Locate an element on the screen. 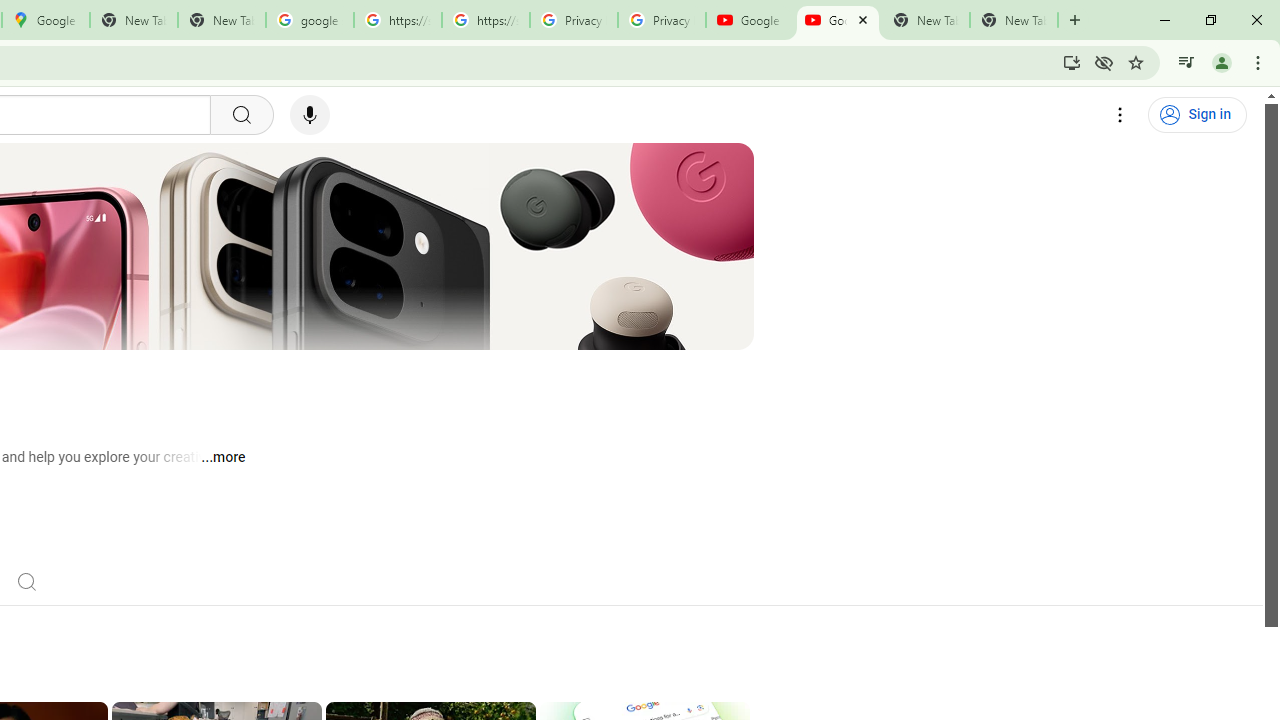  'Third-party cookies blocked' is located at coordinates (1103, 61).